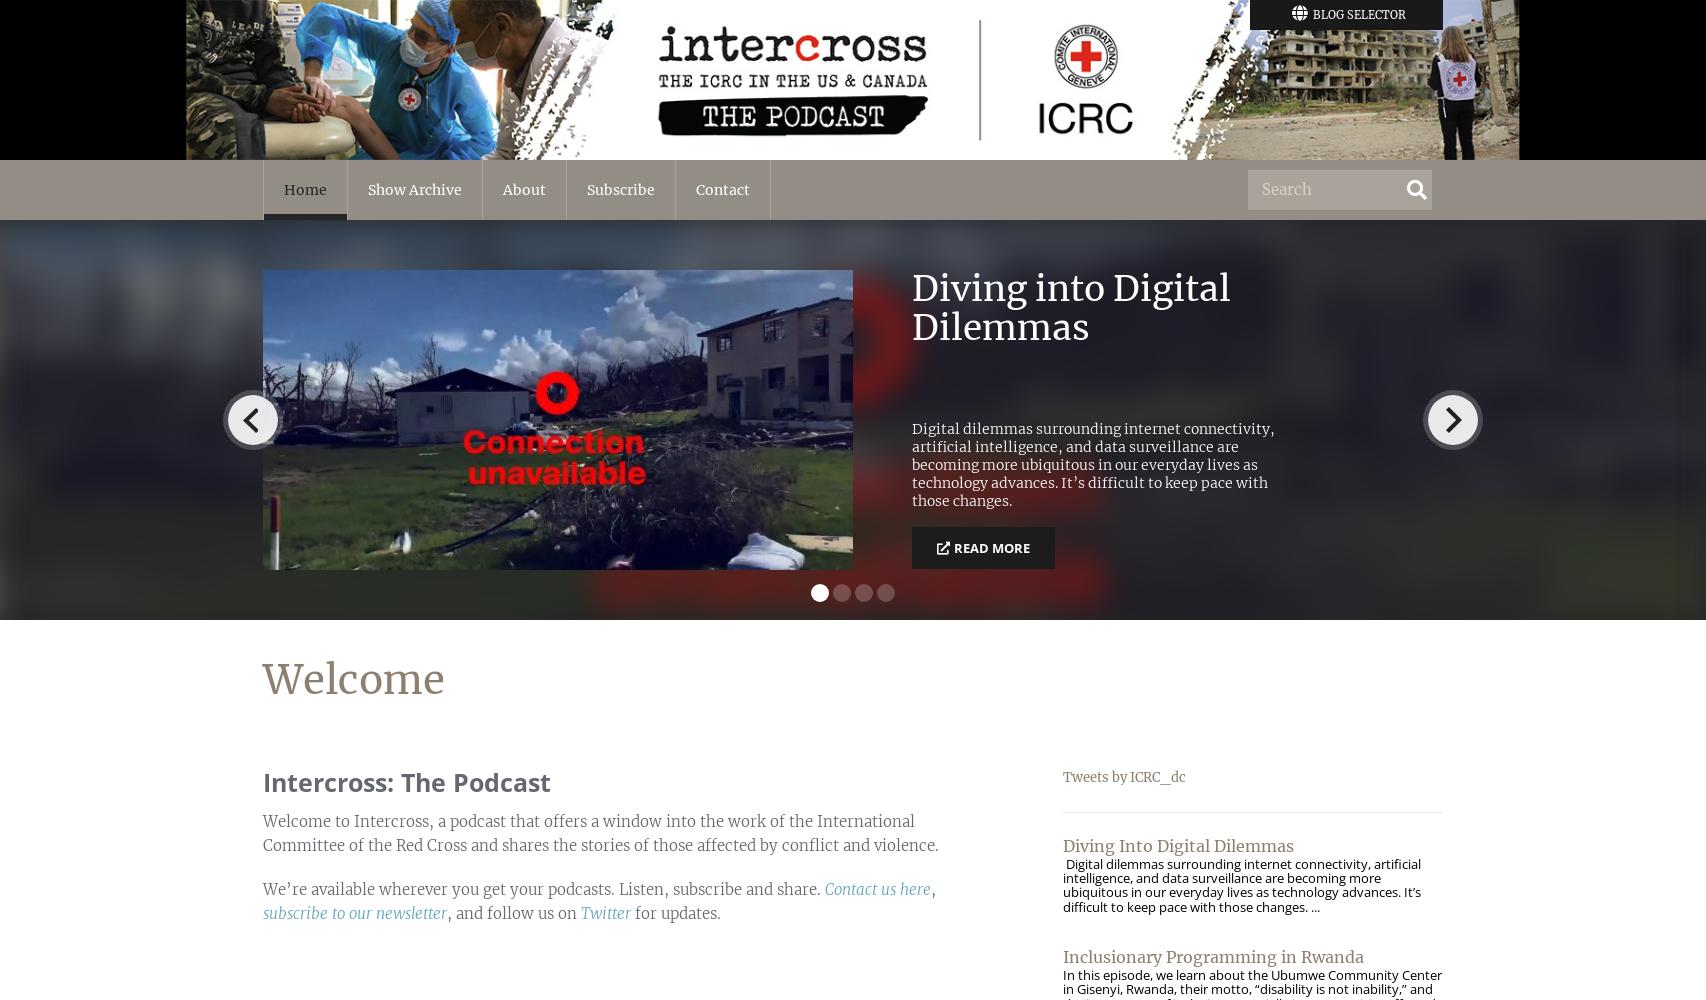  What do you see at coordinates (992, 548) in the screenshot?
I see `'Read more'` at bounding box center [992, 548].